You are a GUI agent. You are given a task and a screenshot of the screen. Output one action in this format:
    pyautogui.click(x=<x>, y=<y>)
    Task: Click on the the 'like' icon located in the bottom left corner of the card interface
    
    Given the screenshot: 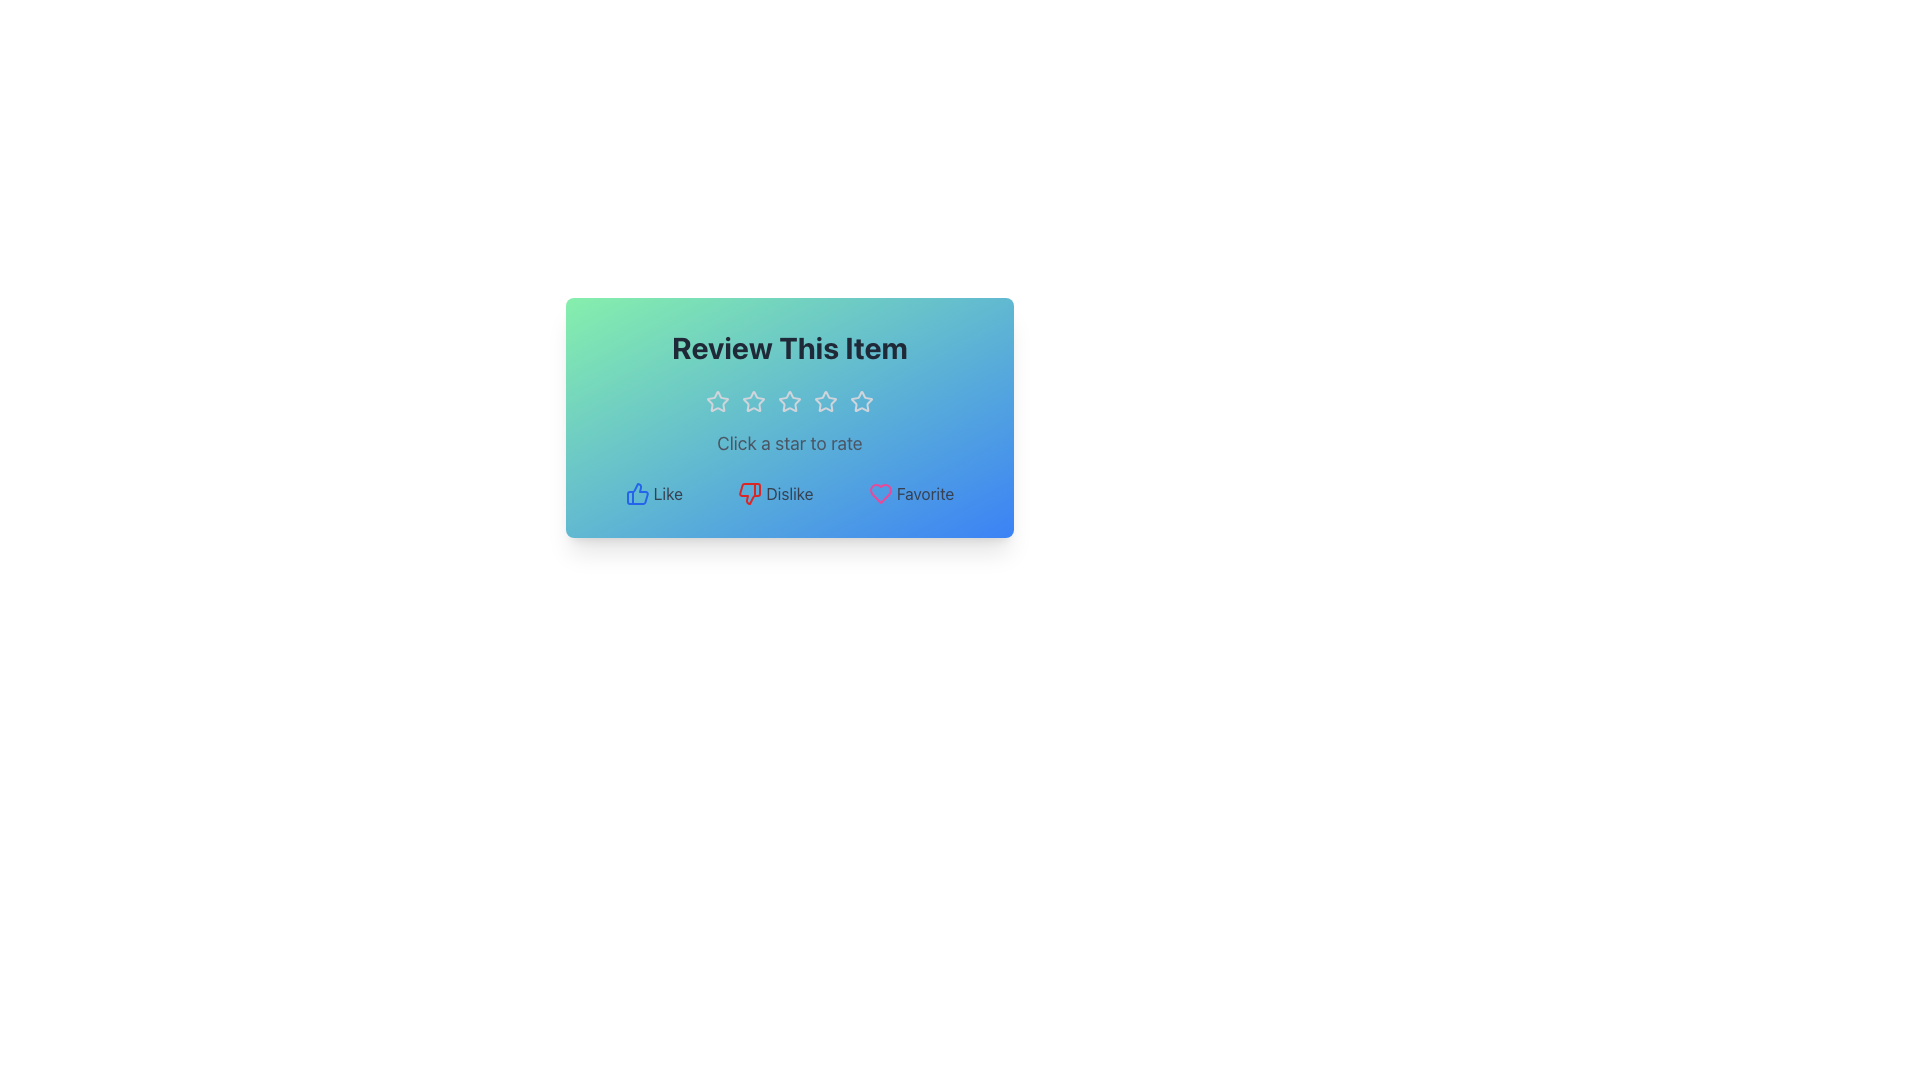 What is the action you would take?
    pyautogui.click(x=636, y=493)
    